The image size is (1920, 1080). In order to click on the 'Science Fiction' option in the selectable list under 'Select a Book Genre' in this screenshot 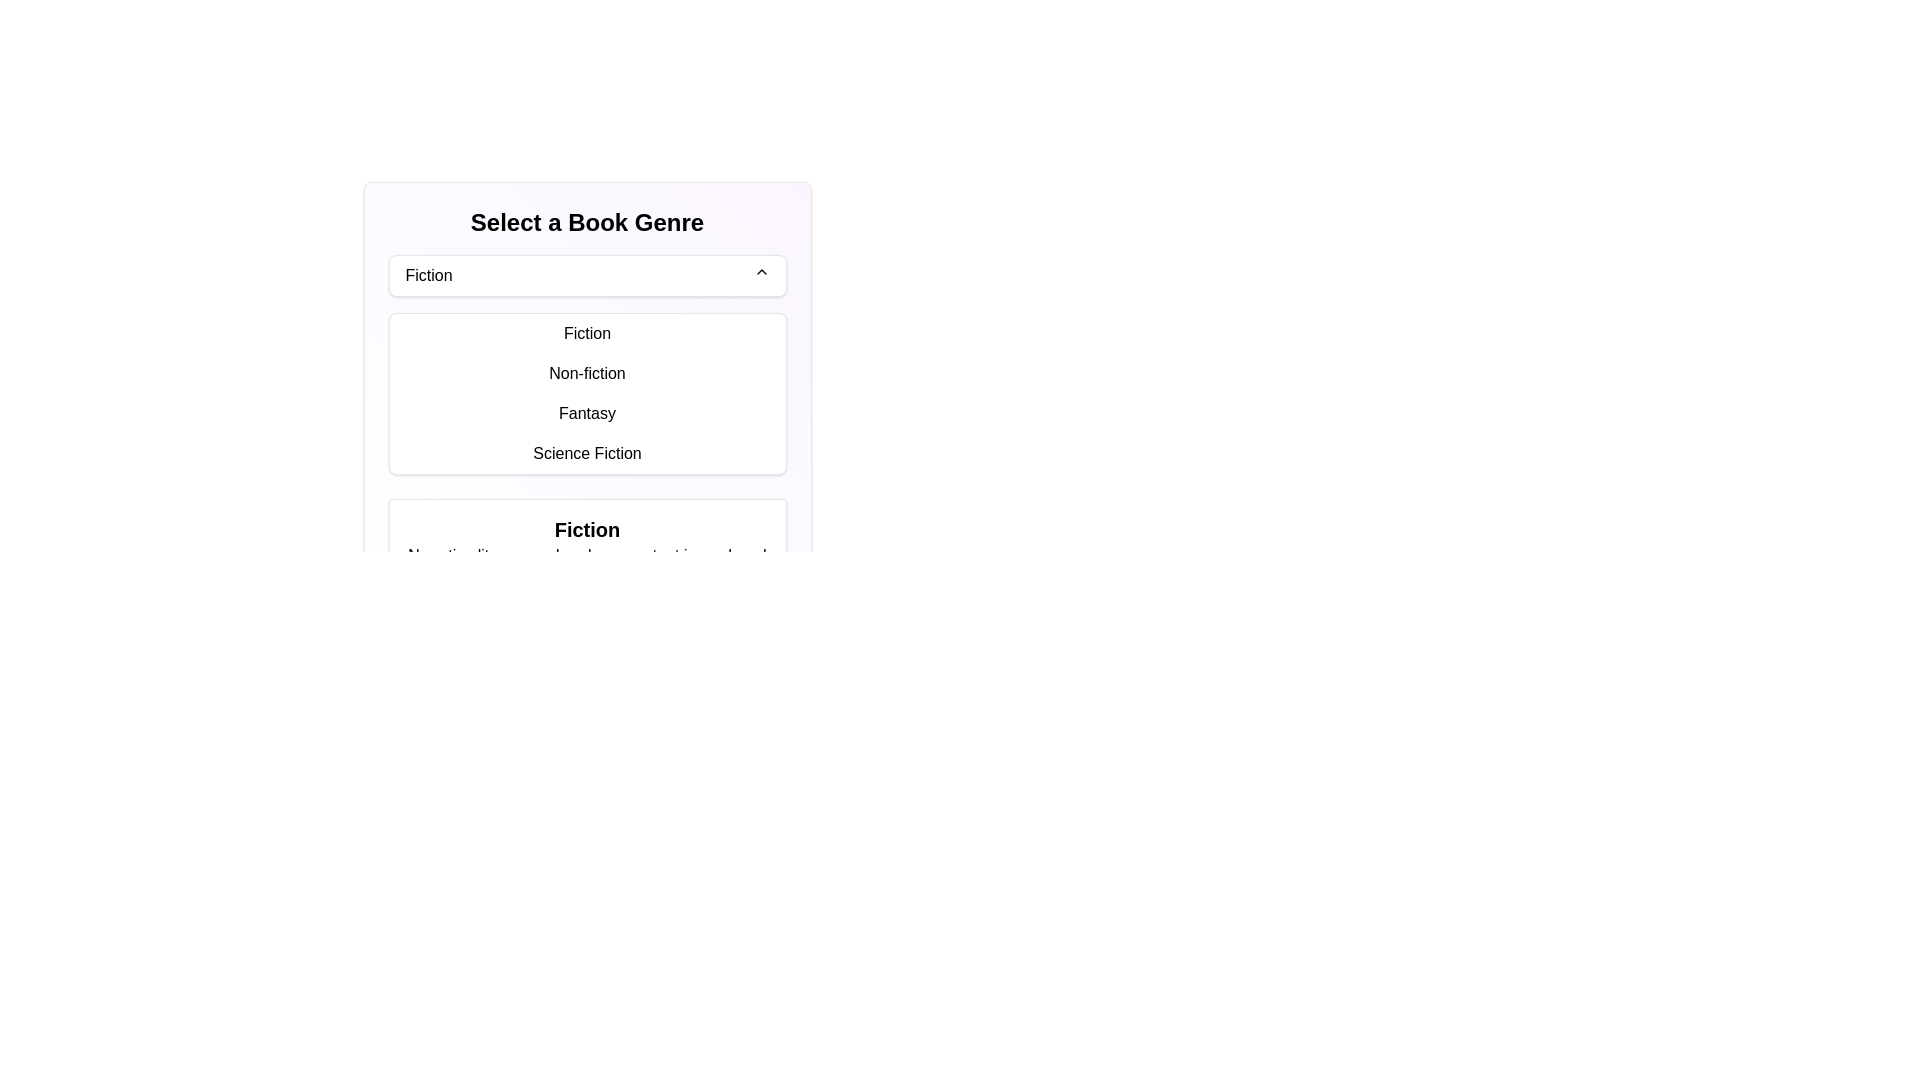, I will do `click(586, 454)`.